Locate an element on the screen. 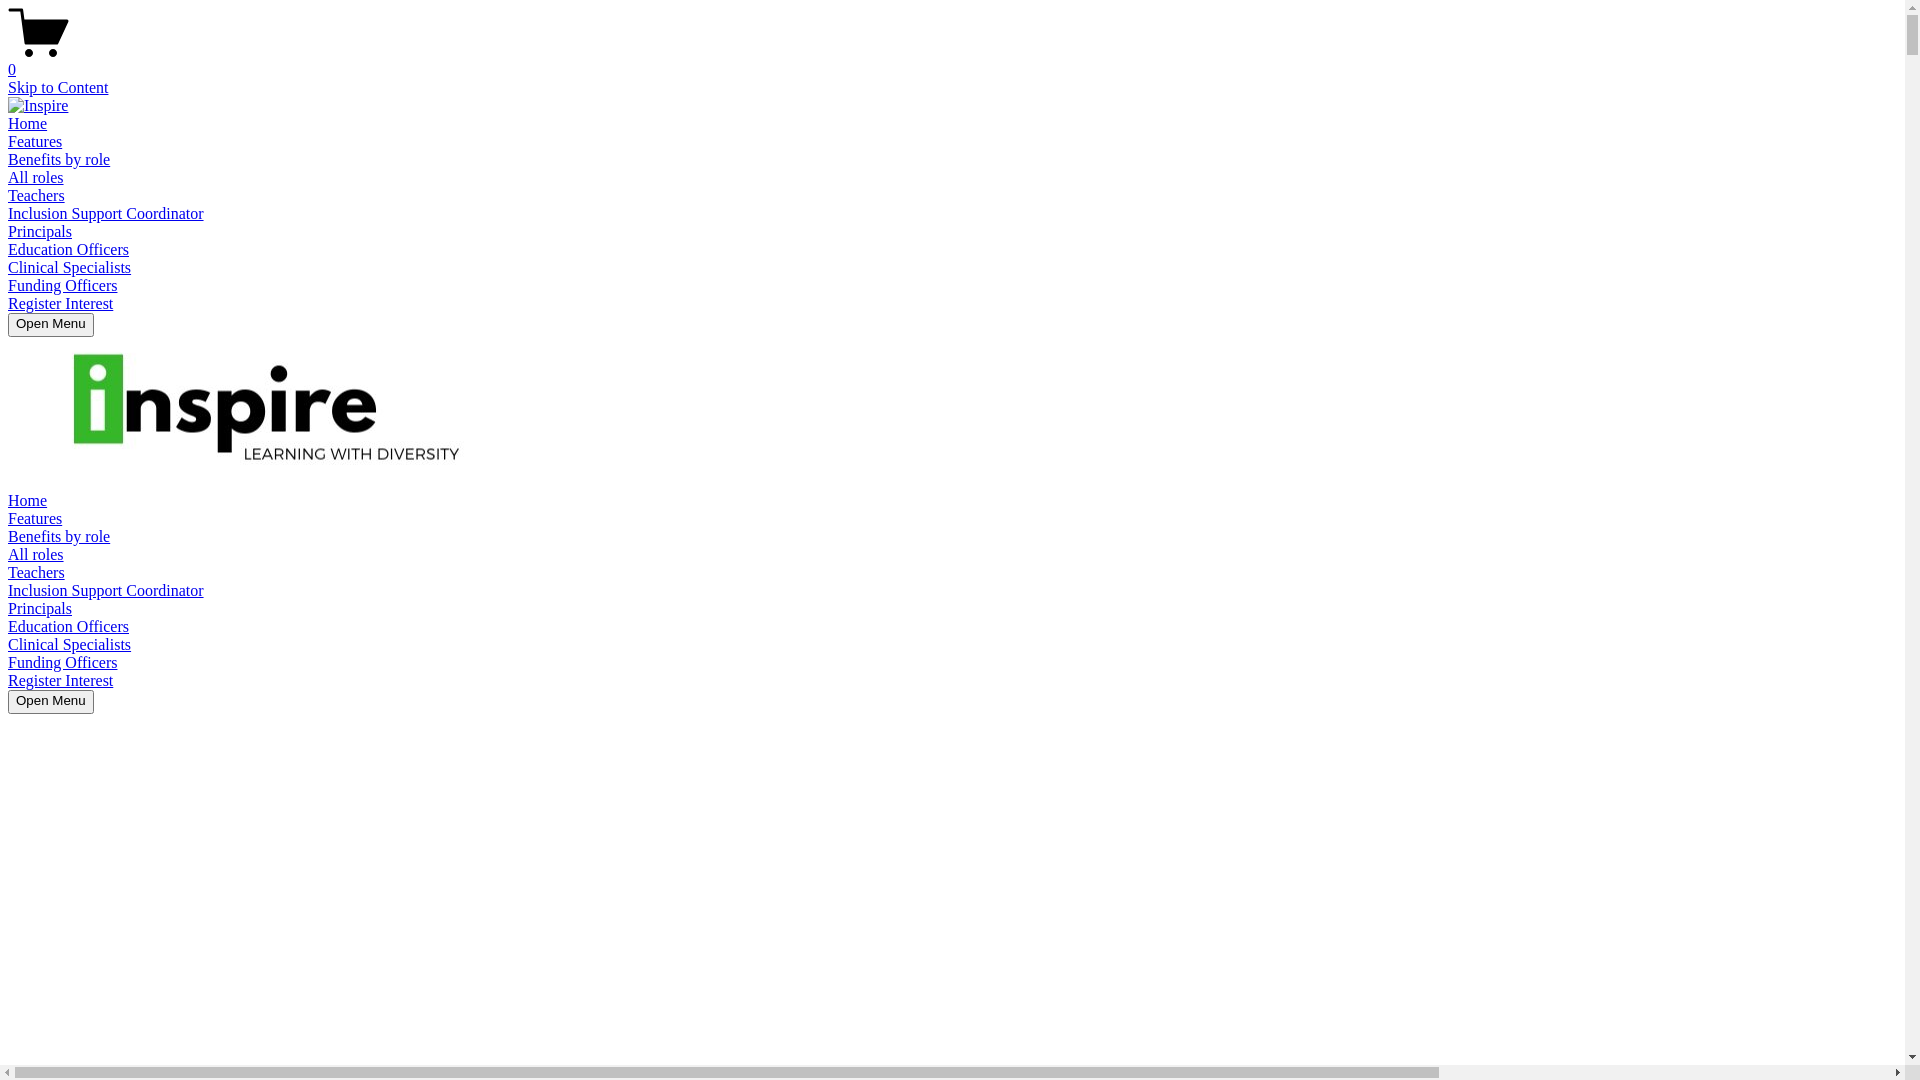  'Clinical Specialists' is located at coordinates (69, 644).